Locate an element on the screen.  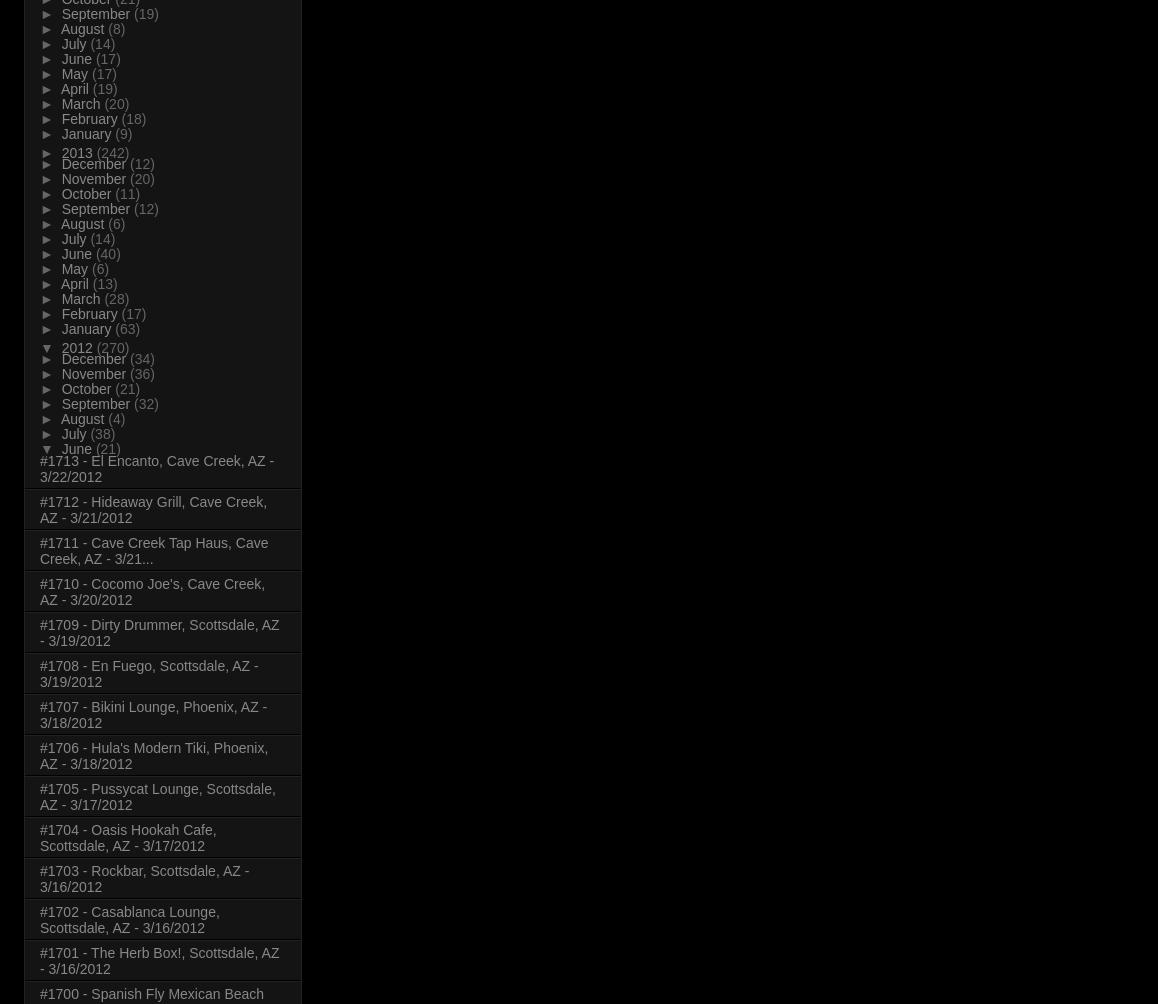
'#1702 - Casablanca Lounge, Scottsdale, AZ - 3/16/2012' is located at coordinates (128, 917).